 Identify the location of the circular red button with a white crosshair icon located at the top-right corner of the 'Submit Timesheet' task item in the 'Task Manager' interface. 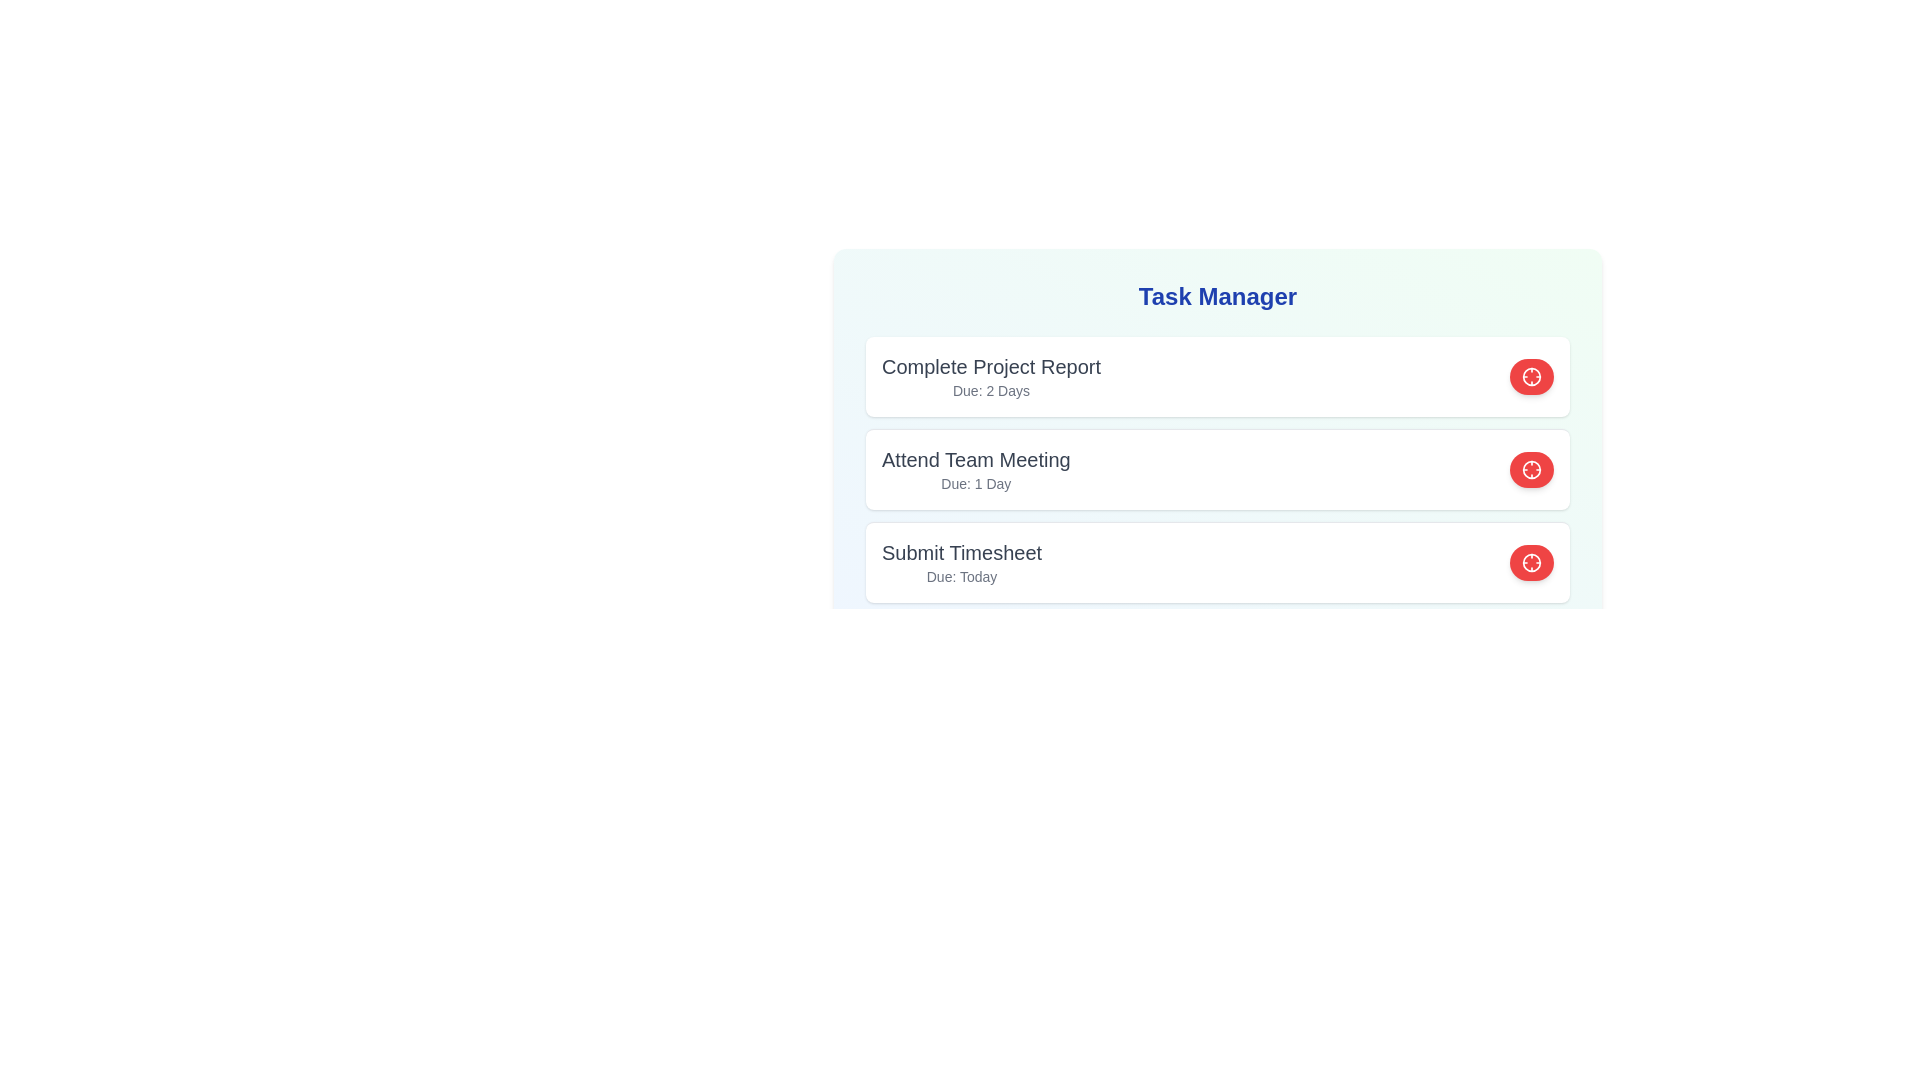
(1530, 563).